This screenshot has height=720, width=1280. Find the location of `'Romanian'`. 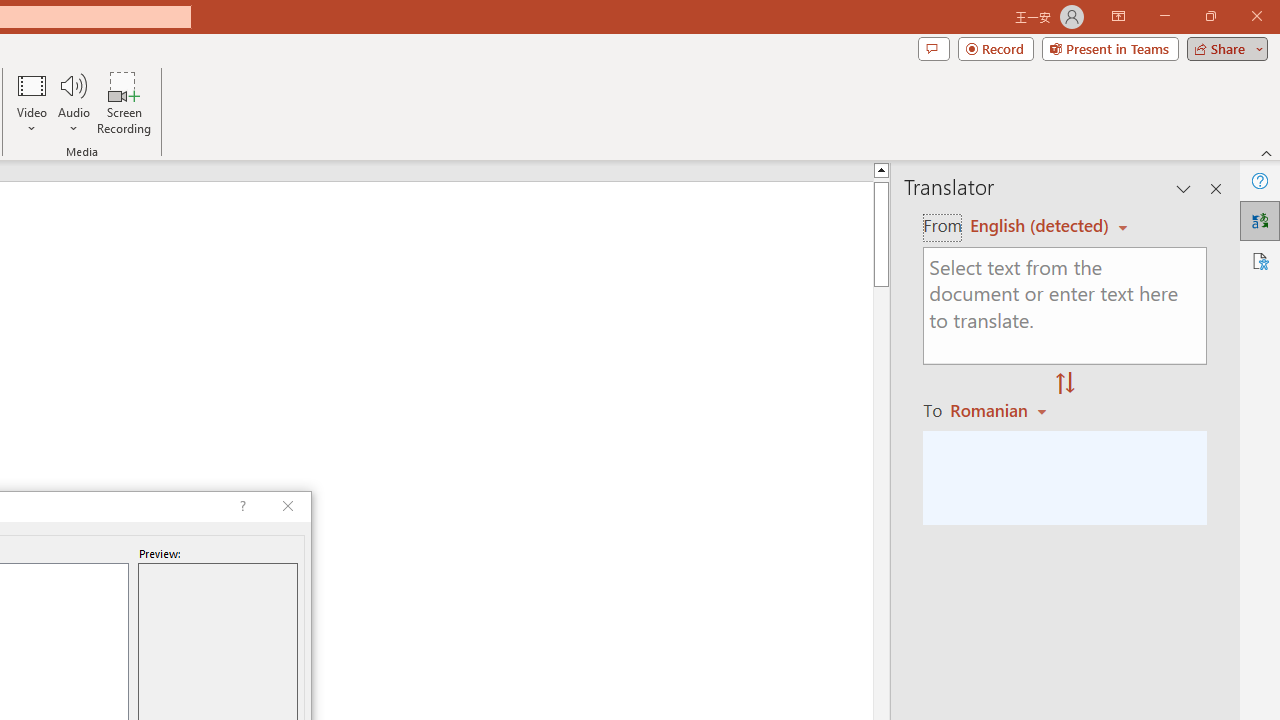

'Romanian' is located at coordinates (1001, 409).